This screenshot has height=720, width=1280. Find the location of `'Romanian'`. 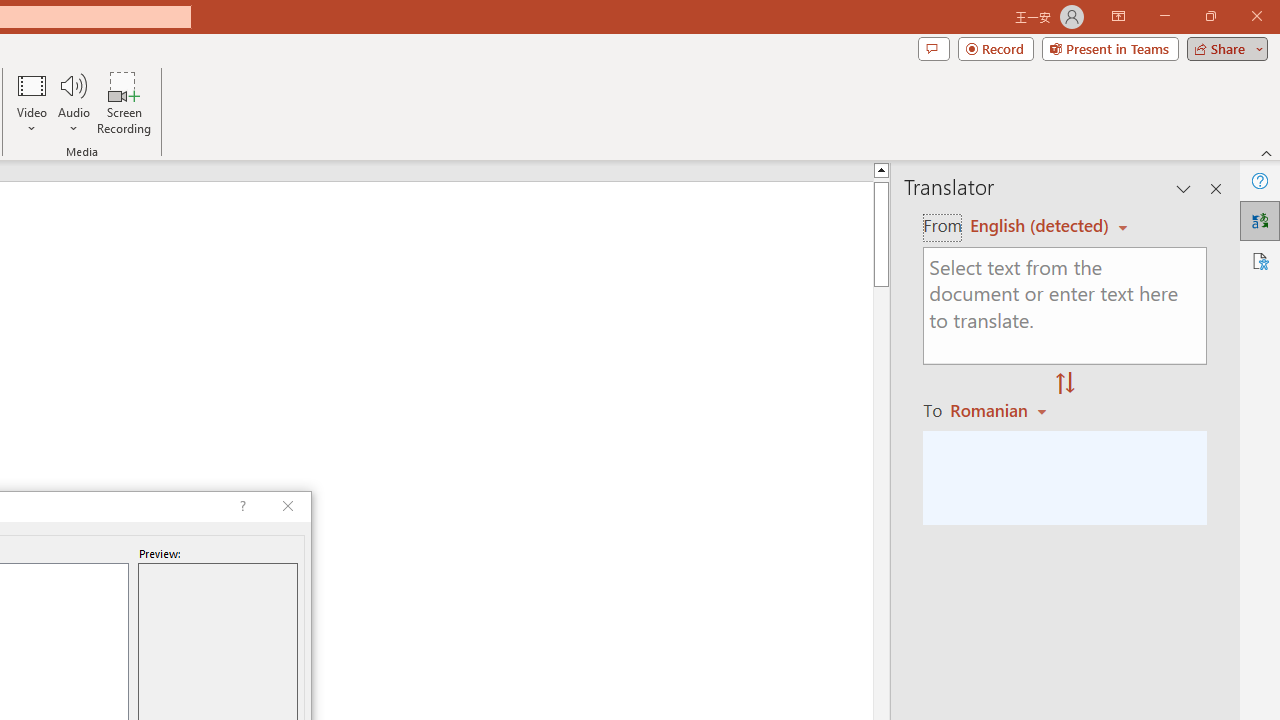

'Romanian' is located at coordinates (1001, 409).